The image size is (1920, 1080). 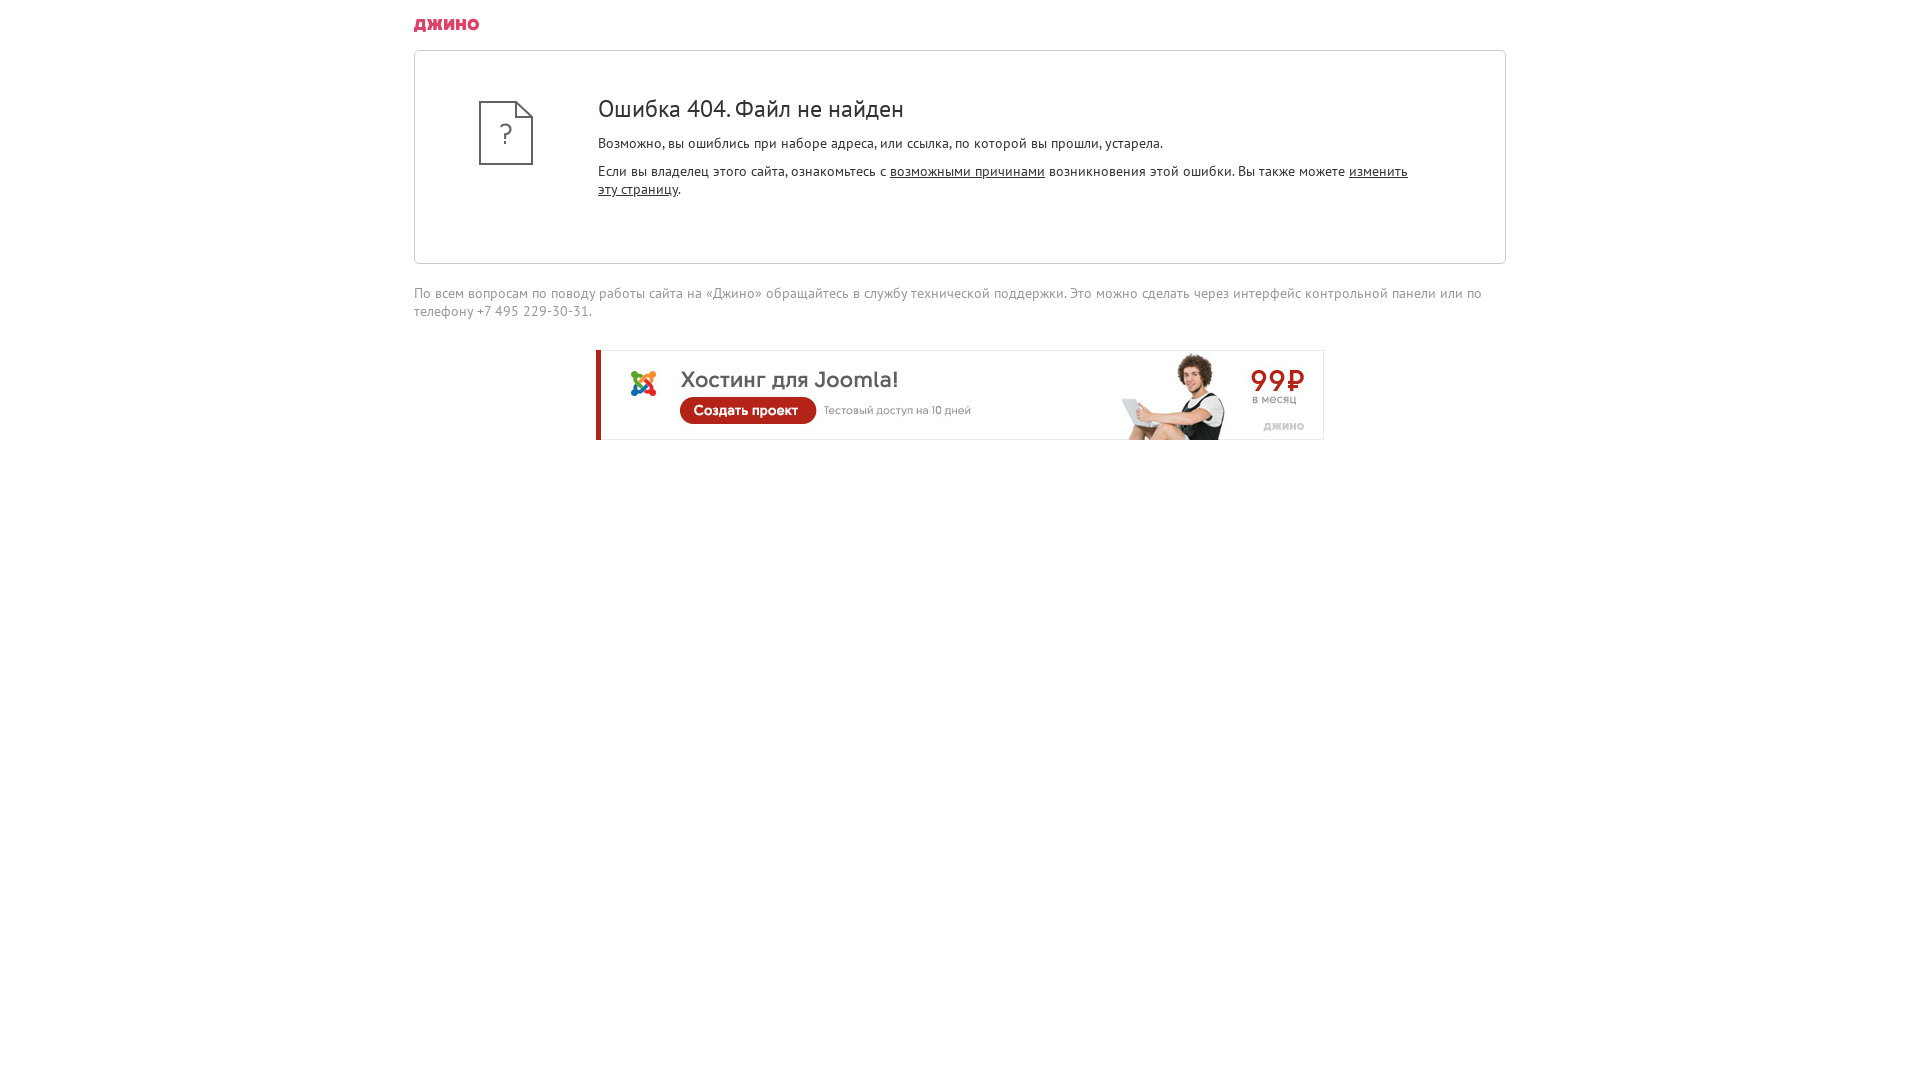 I want to click on '+7 495 229-30-31', so click(x=532, y=311).